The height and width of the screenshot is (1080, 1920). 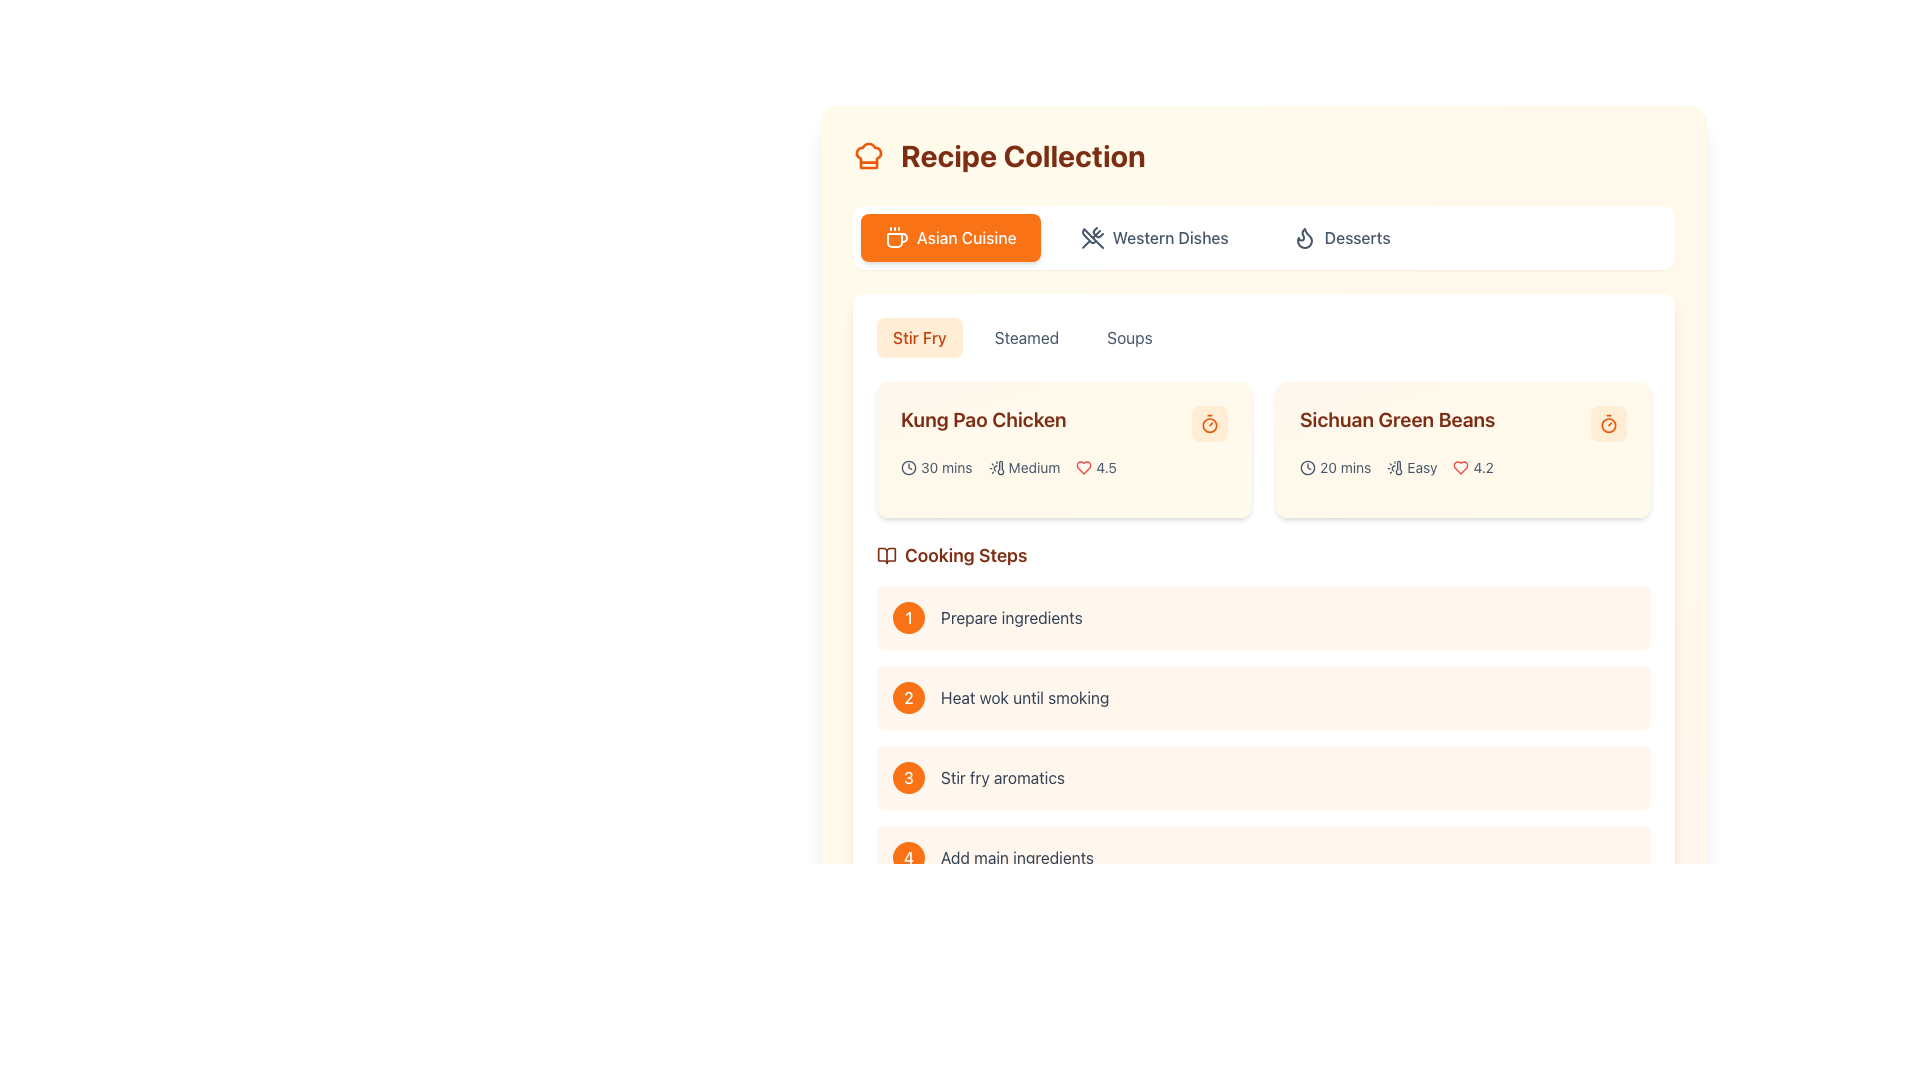 What do you see at coordinates (907, 856) in the screenshot?
I see `the Step number indicator displaying '4' located to the left of 'Add main ingredients' in the Cooking Steps section` at bounding box center [907, 856].